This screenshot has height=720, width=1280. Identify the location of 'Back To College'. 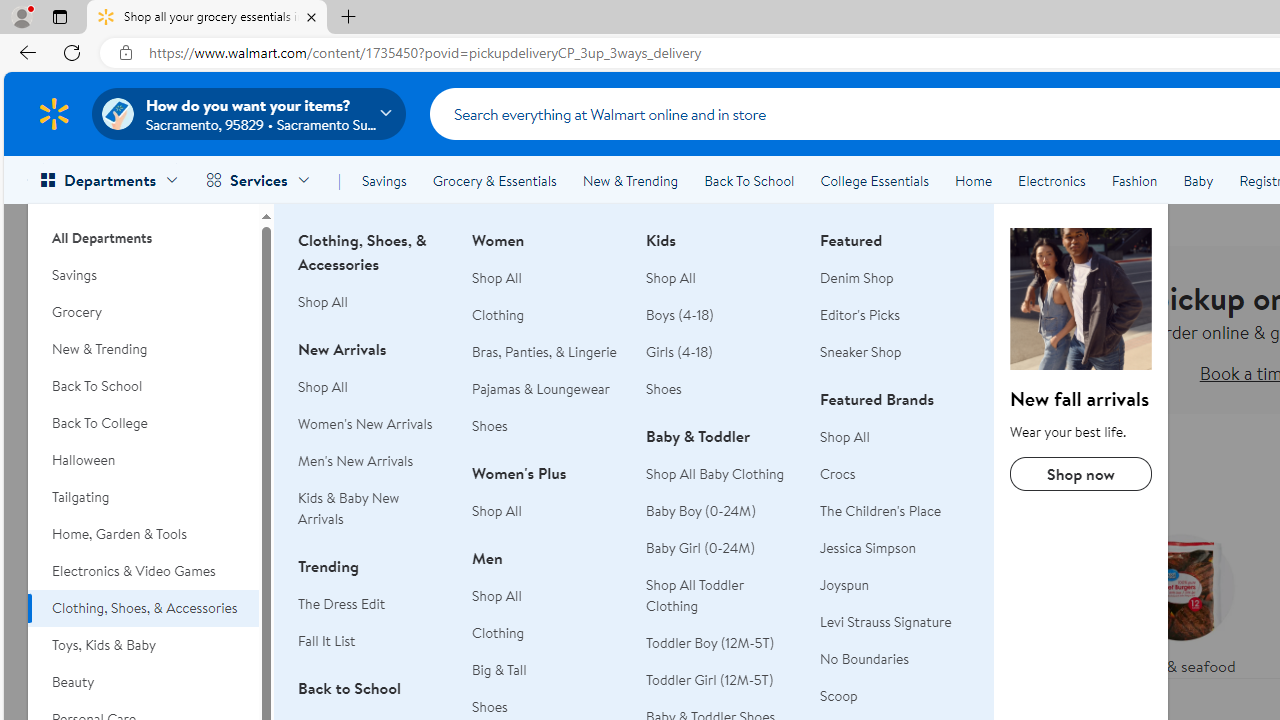
(142, 422).